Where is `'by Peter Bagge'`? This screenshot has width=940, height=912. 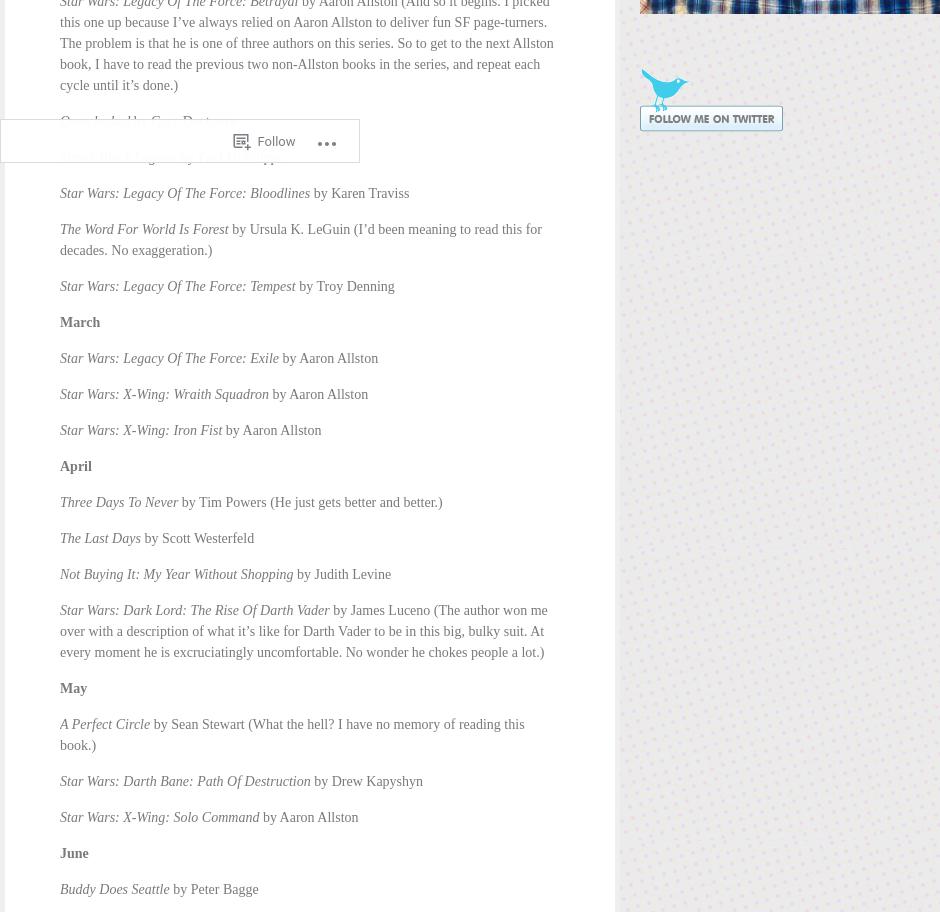
'by Peter Bagge' is located at coordinates (212, 888).